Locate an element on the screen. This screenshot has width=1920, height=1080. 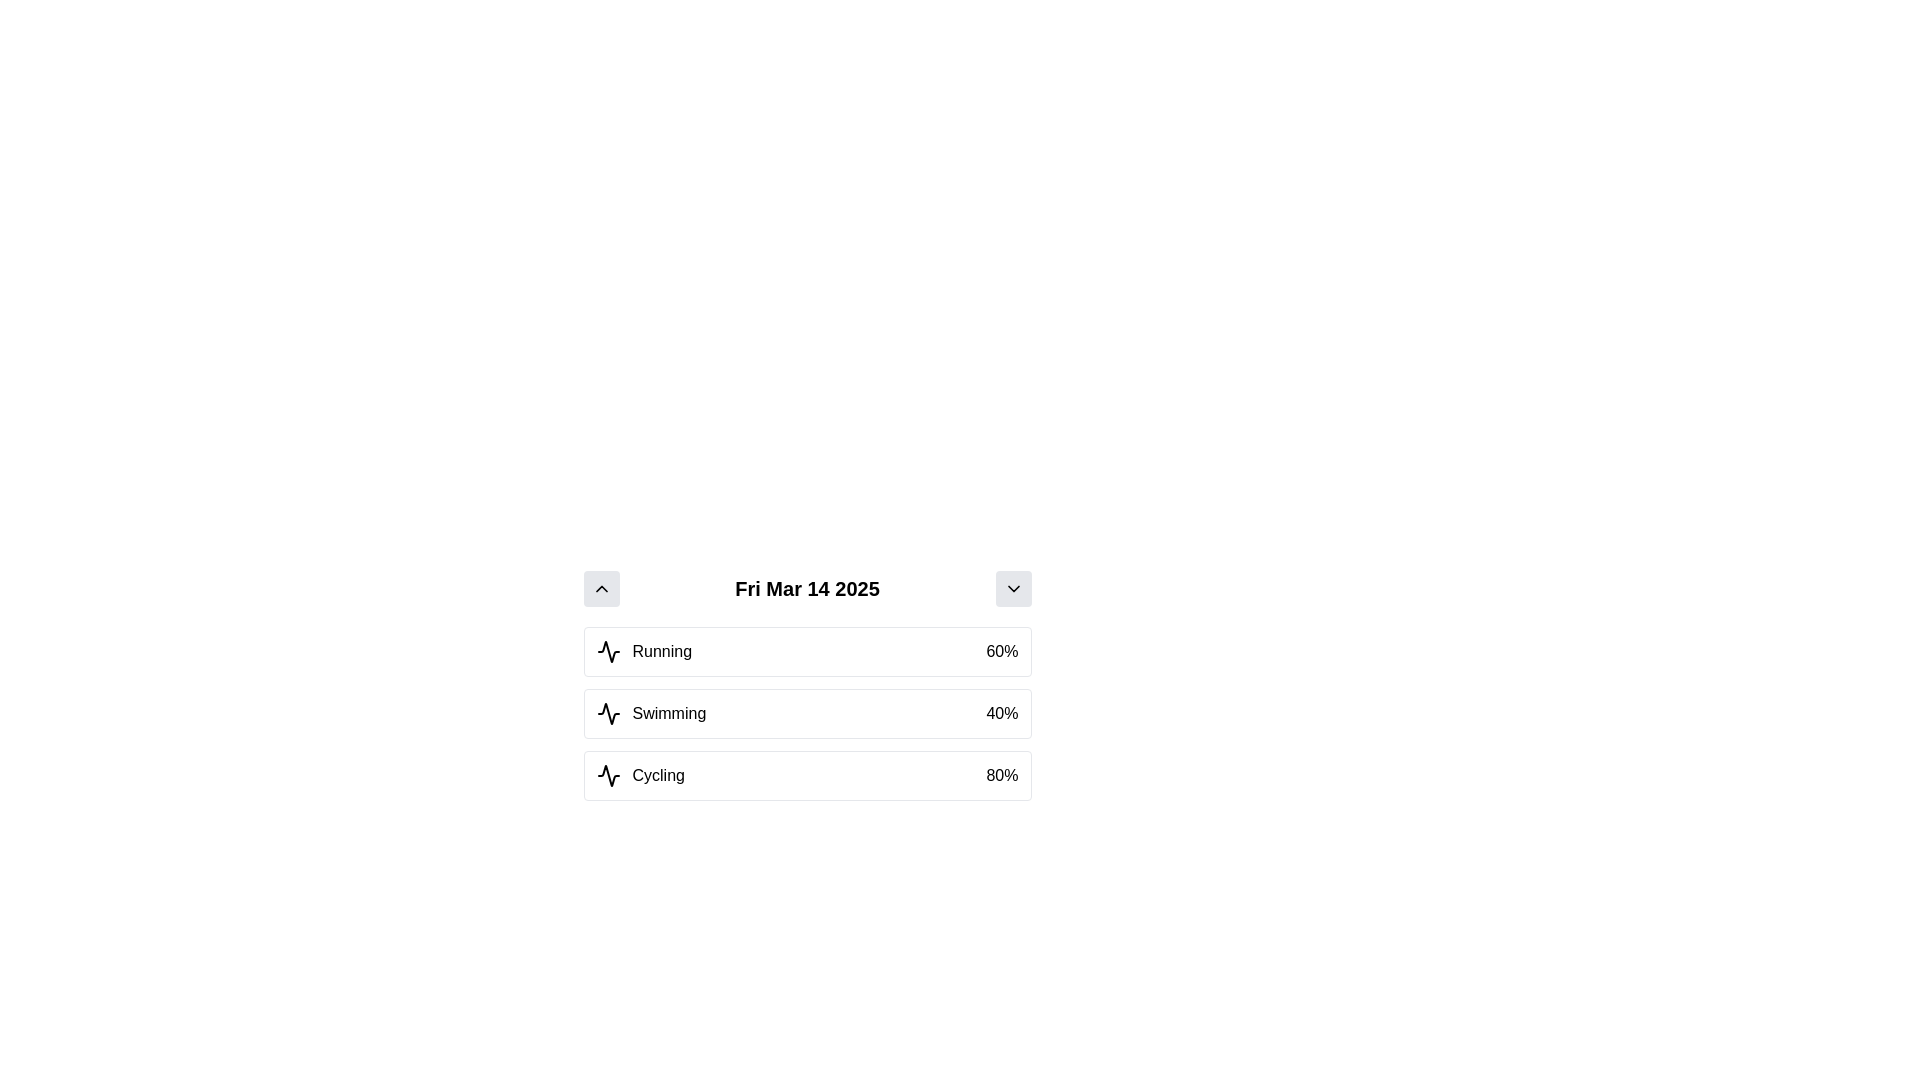
the waveform icon, which is styled with black strokes and located to the left of the text 'Swimming' in the second row of the list is located at coordinates (607, 712).